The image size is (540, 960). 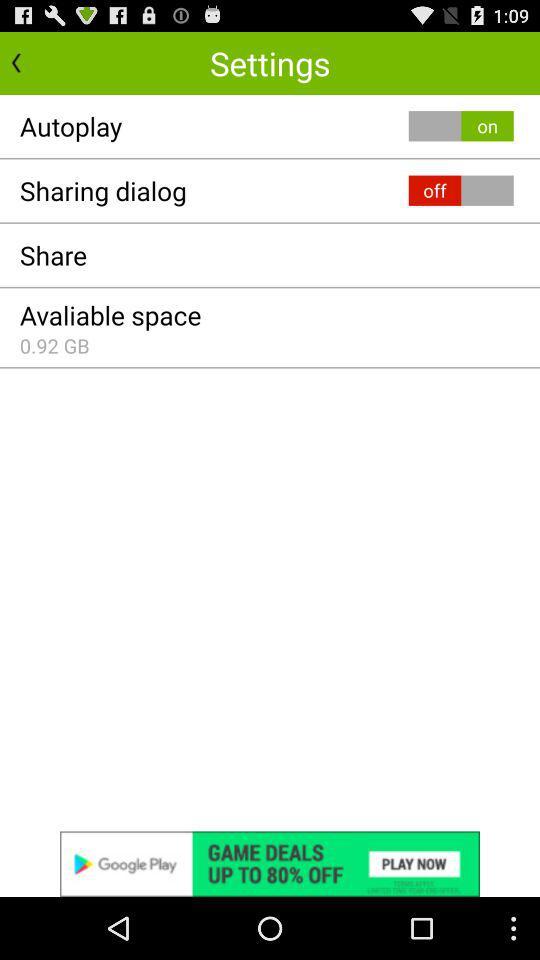 What do you see at coordinates (36, 62) in the screenshot?
I see `go back` at bounding box center [36, 62].